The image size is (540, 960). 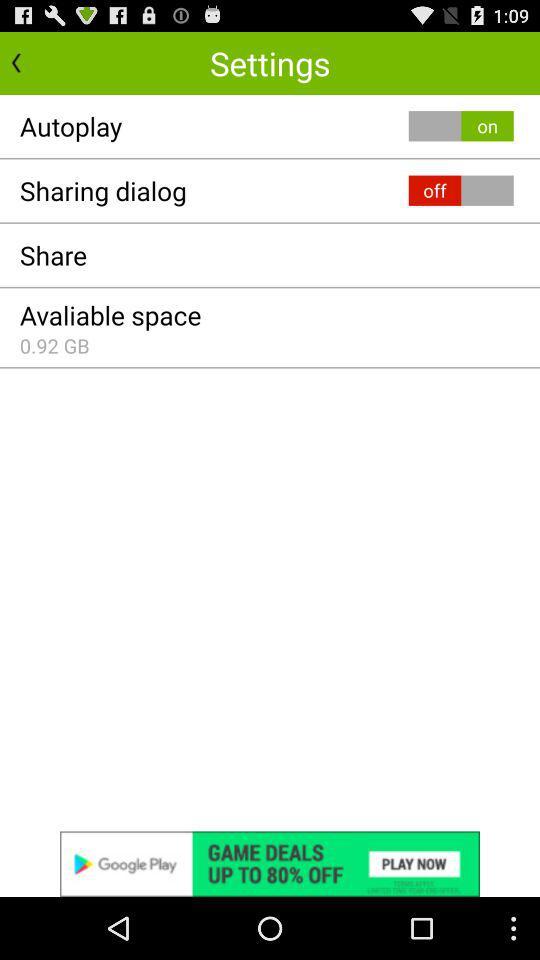 What do you see at coordinates (36, 62) in the screenshot?
I see `go back` at bounding box center [36, 62].